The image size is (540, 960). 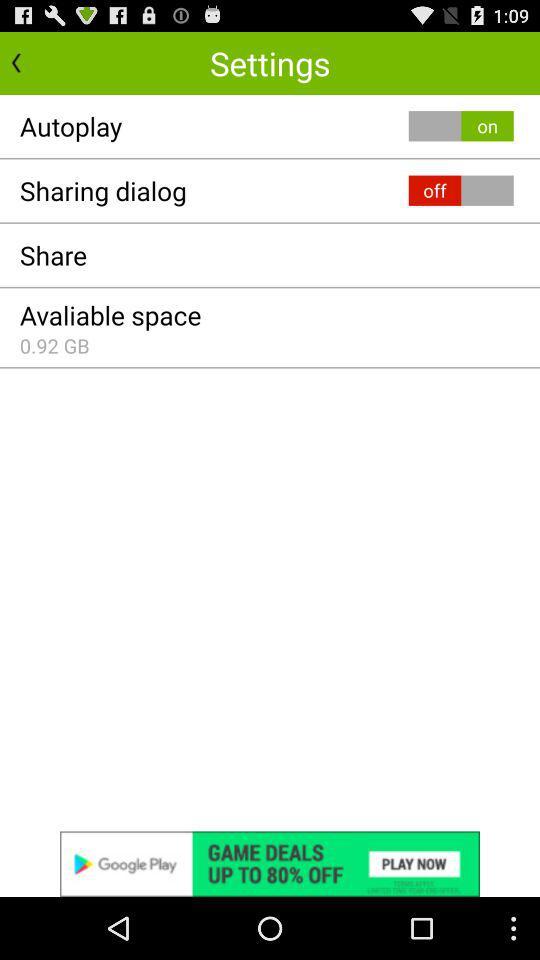 What do you see at coordinates (36, 62) in the screenshot?
I see `go back` at bounding box center [36, 62].